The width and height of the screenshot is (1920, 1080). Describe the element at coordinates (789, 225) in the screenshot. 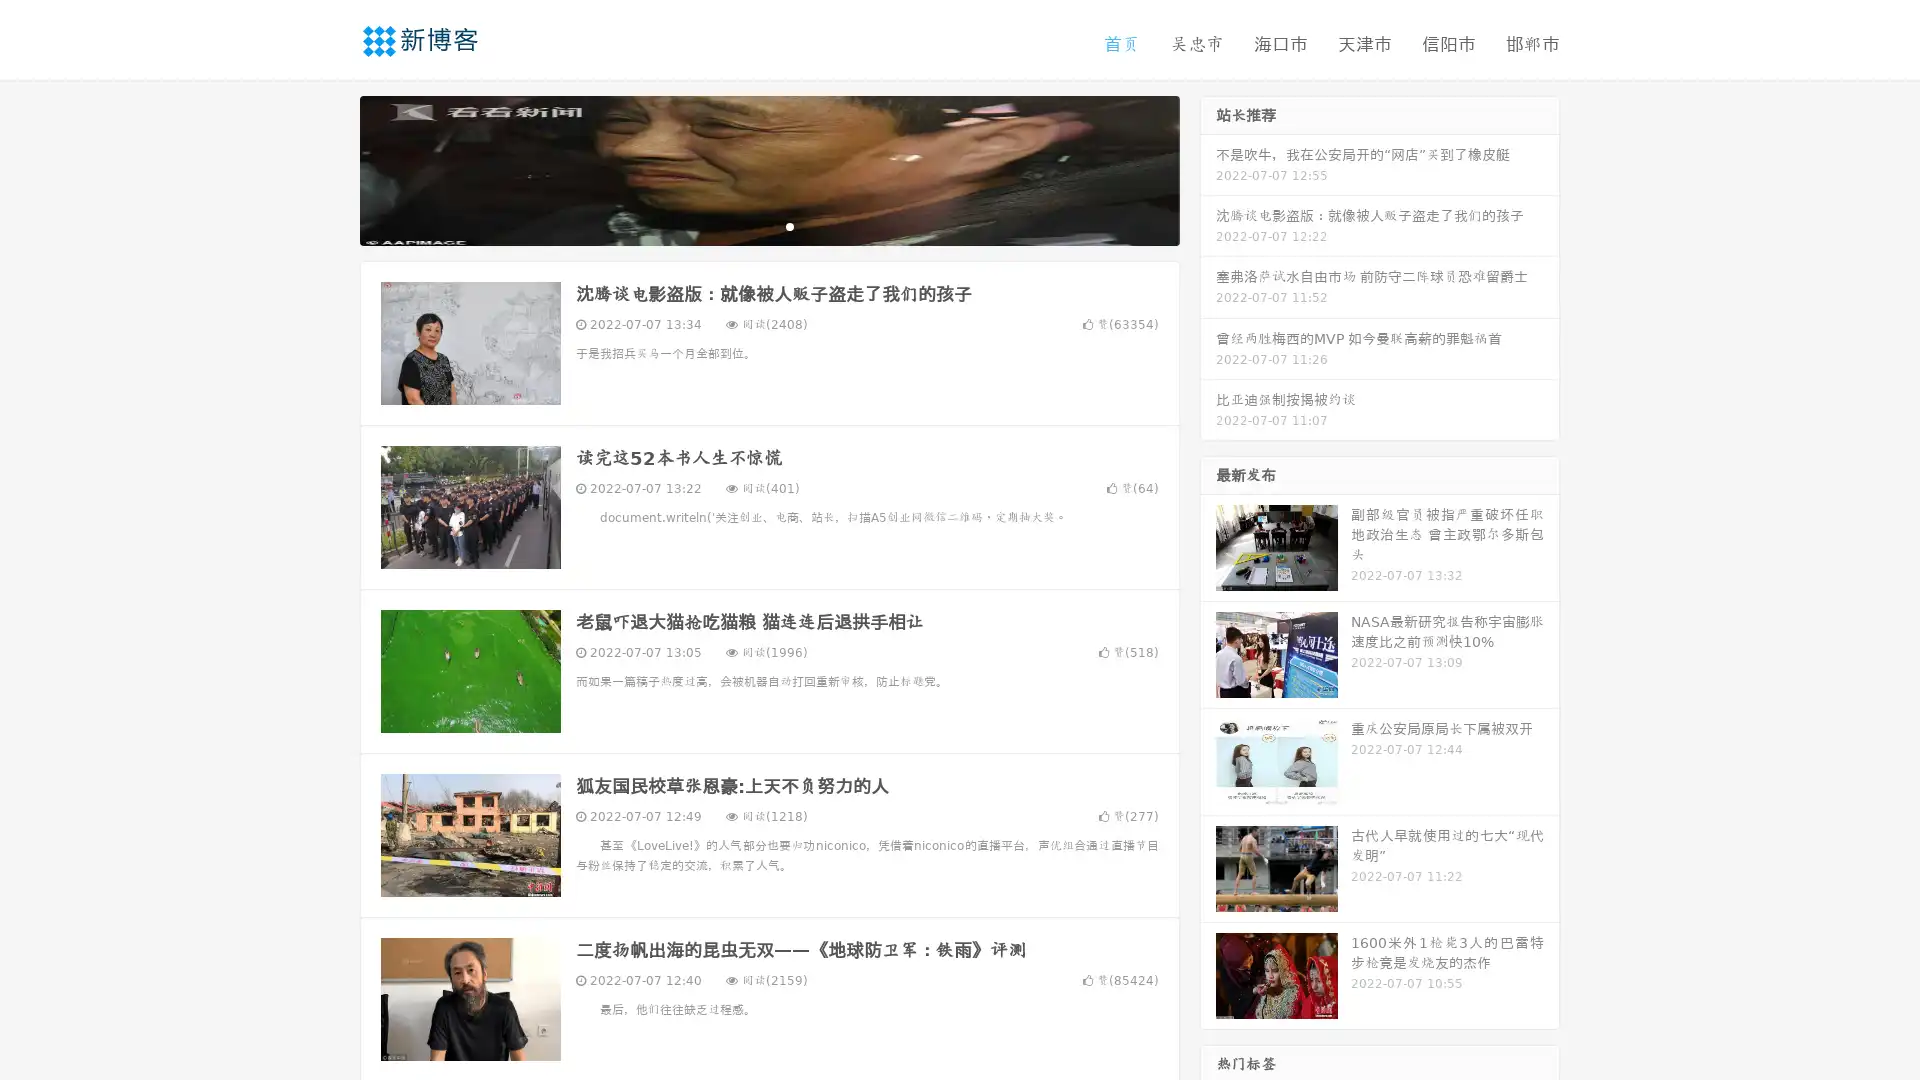

I see `Go to slide 3` at that location.